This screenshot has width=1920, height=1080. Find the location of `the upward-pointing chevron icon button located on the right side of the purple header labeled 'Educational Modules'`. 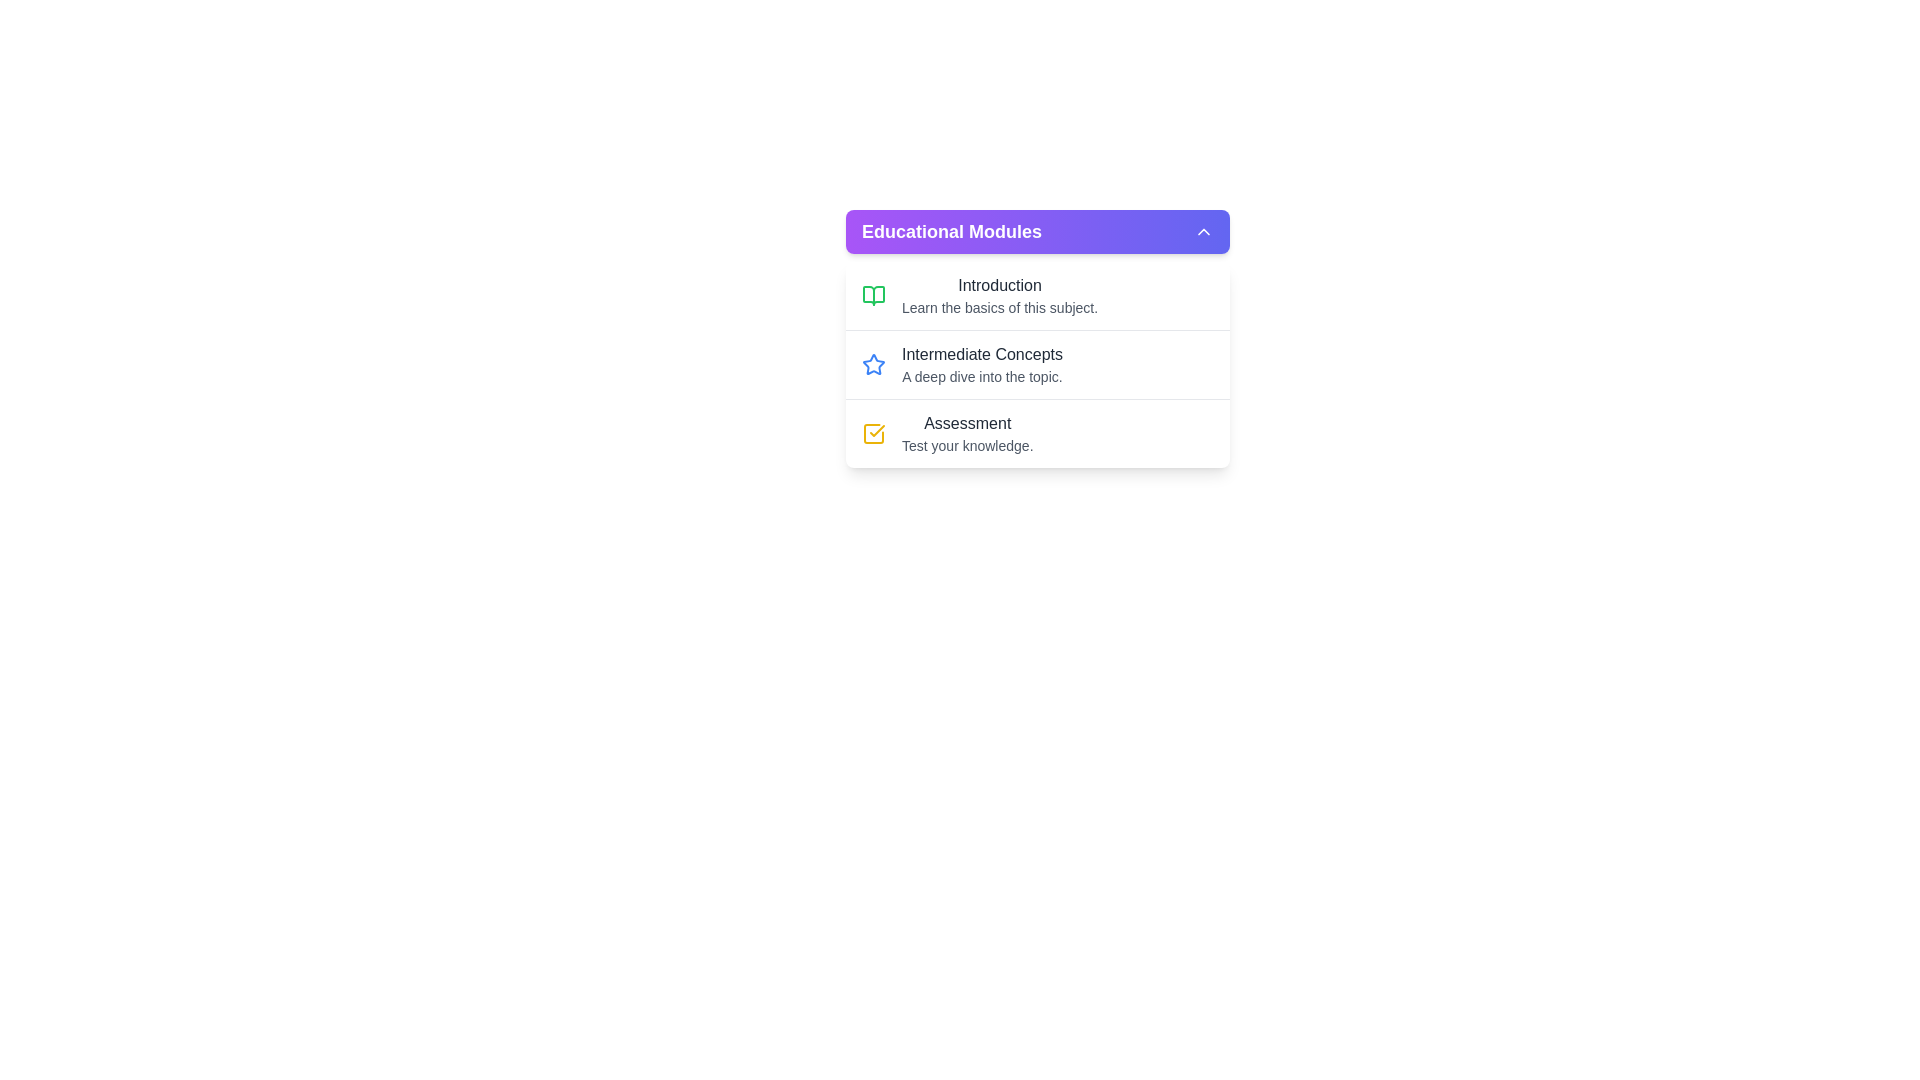

the upward-pointing chevron icon button located on the right side of the purple header labeled 'Educational Modules' is located at coordinates (1203, 230).